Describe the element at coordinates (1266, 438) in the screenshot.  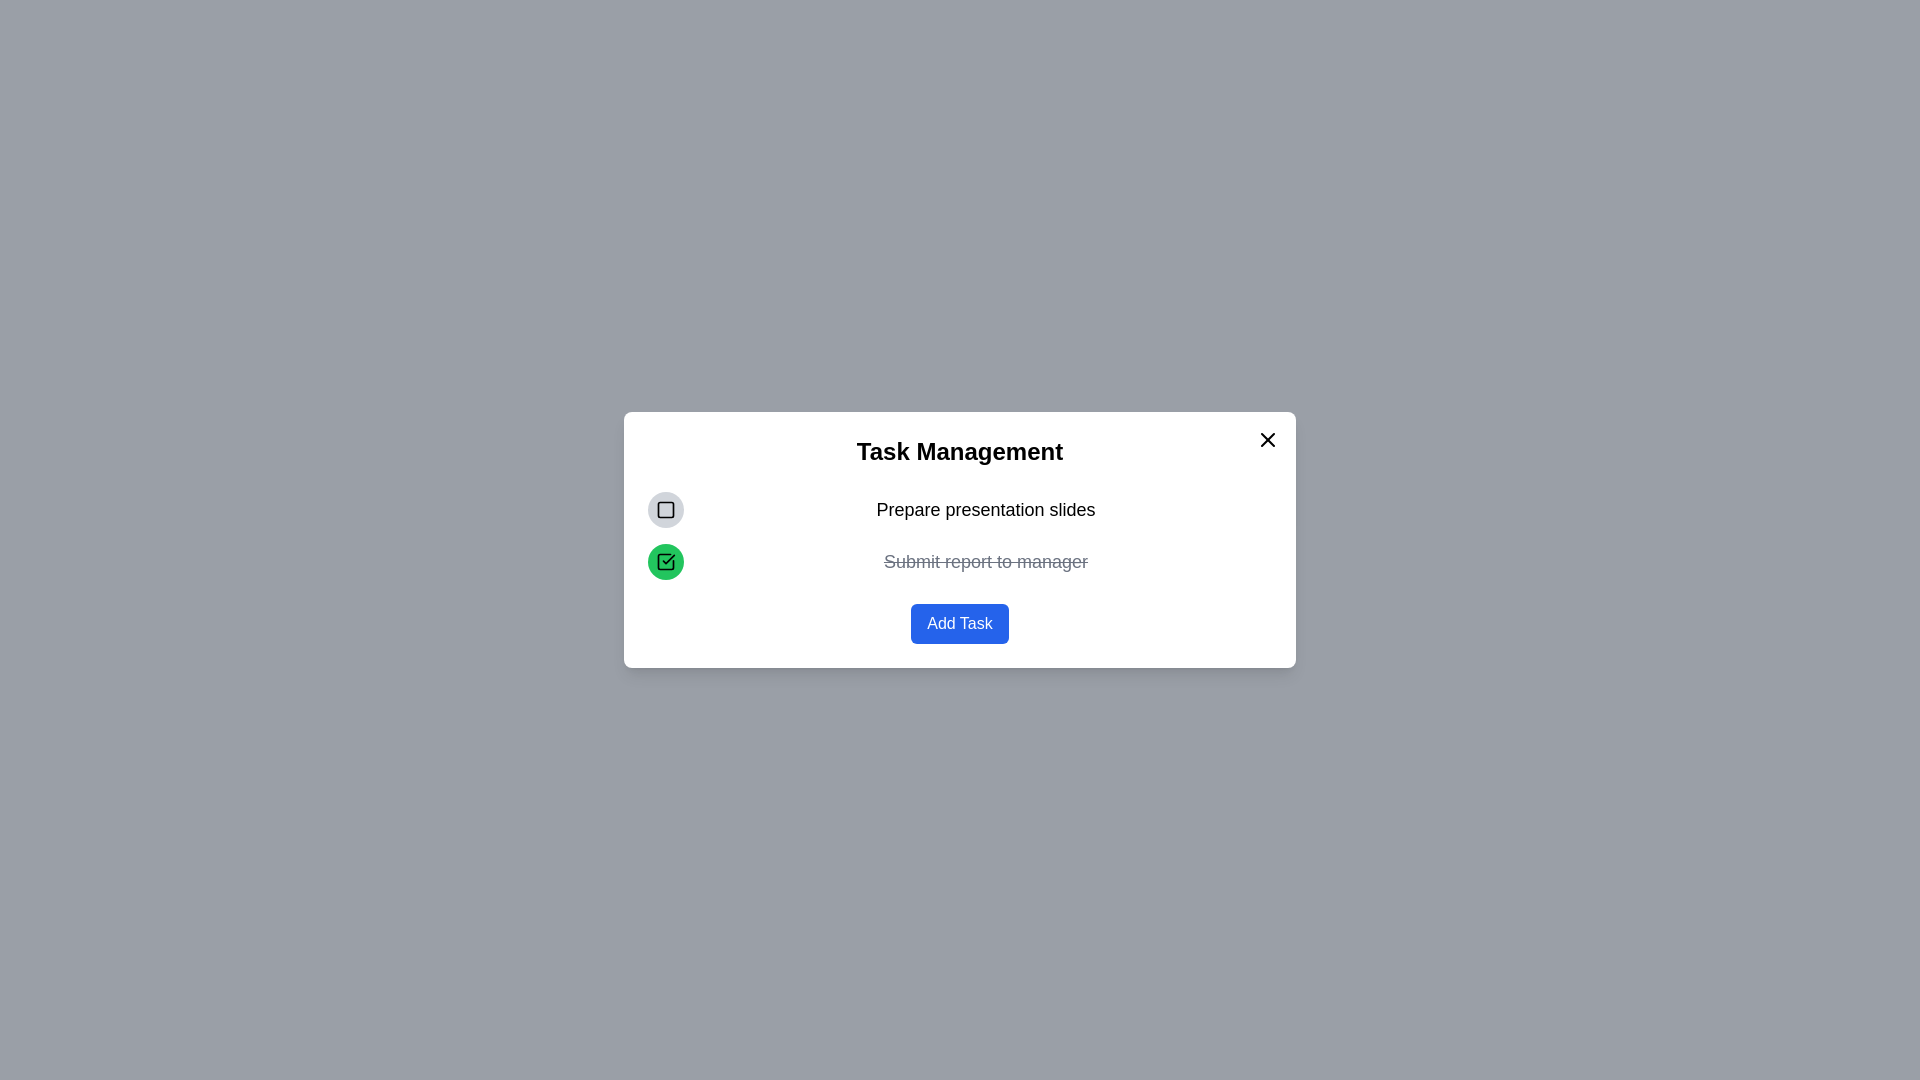
I see `the diagonal line of the 'X' icon located in the top-right corner of the 'Task Management' modal` at that location.